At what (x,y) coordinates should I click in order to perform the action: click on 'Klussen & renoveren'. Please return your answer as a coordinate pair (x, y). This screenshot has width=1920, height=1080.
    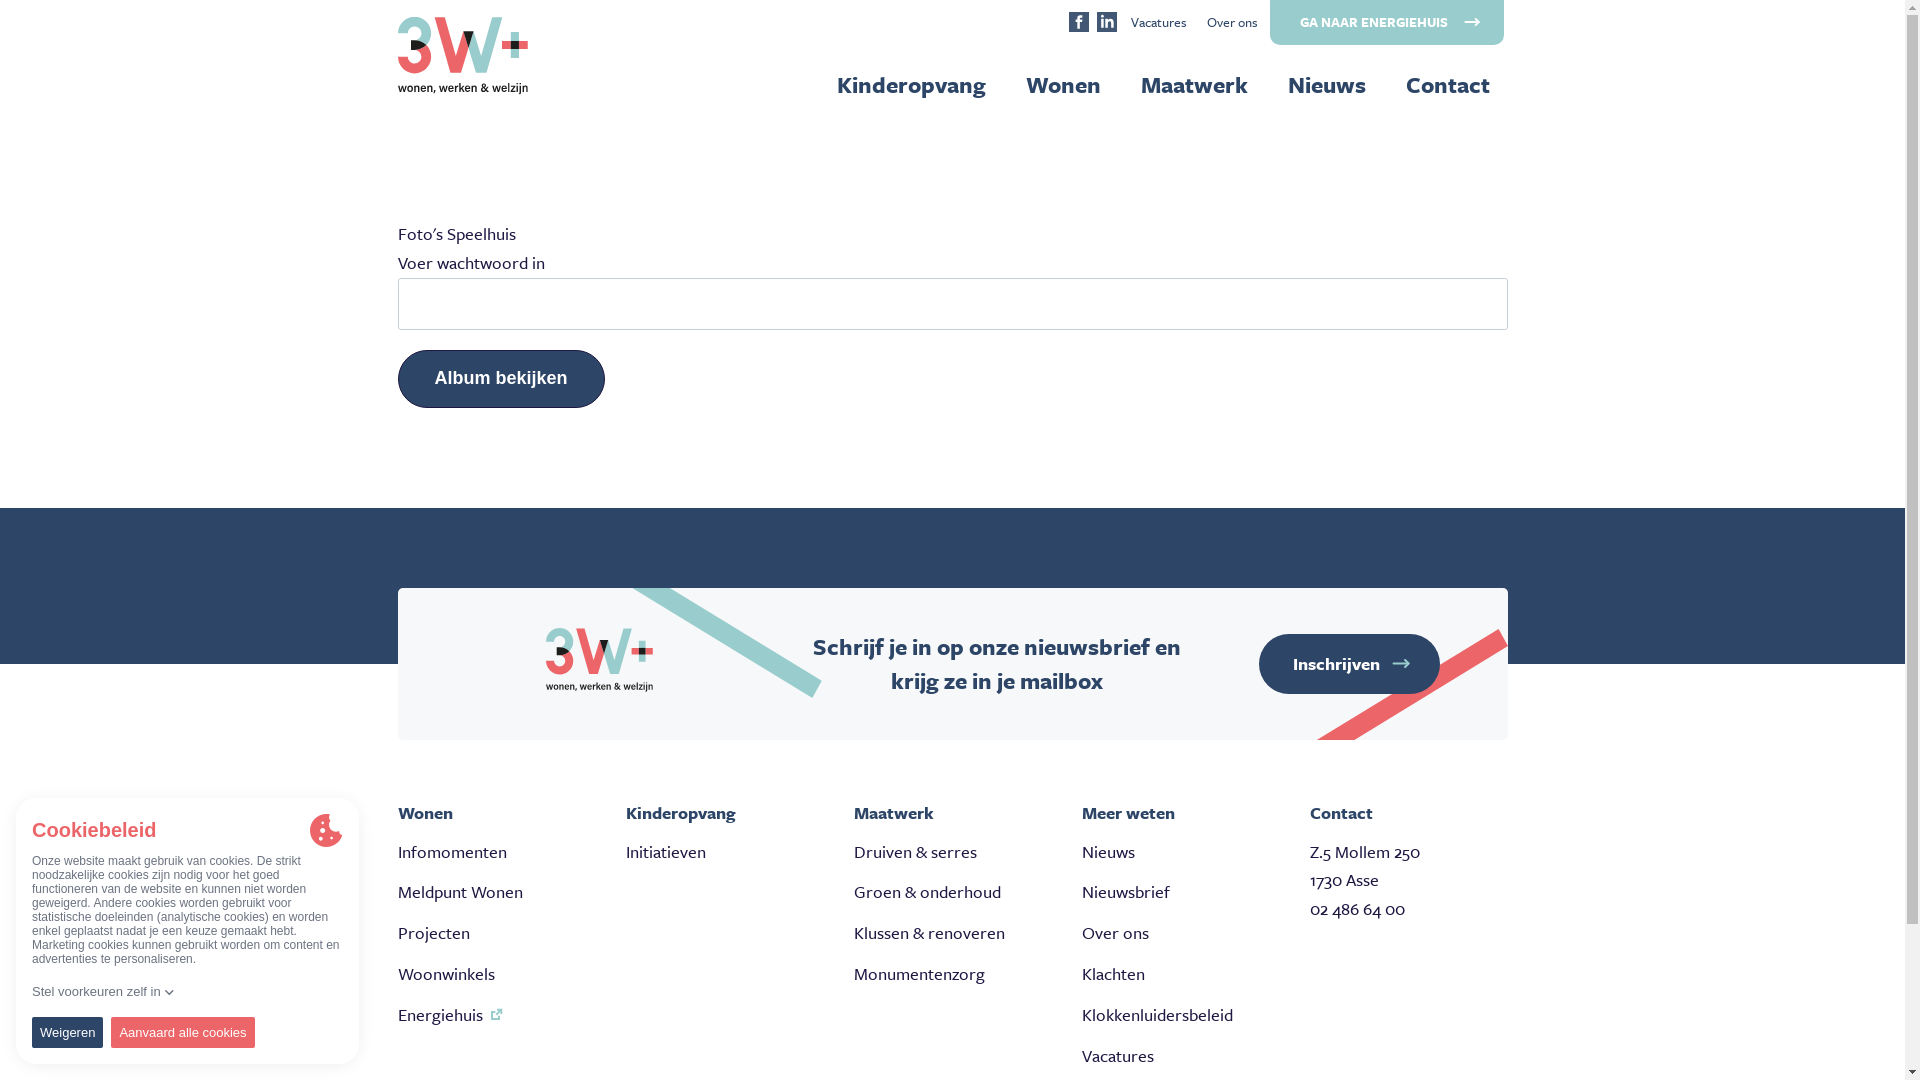
    Looking at the image, I should click on (928, 932).